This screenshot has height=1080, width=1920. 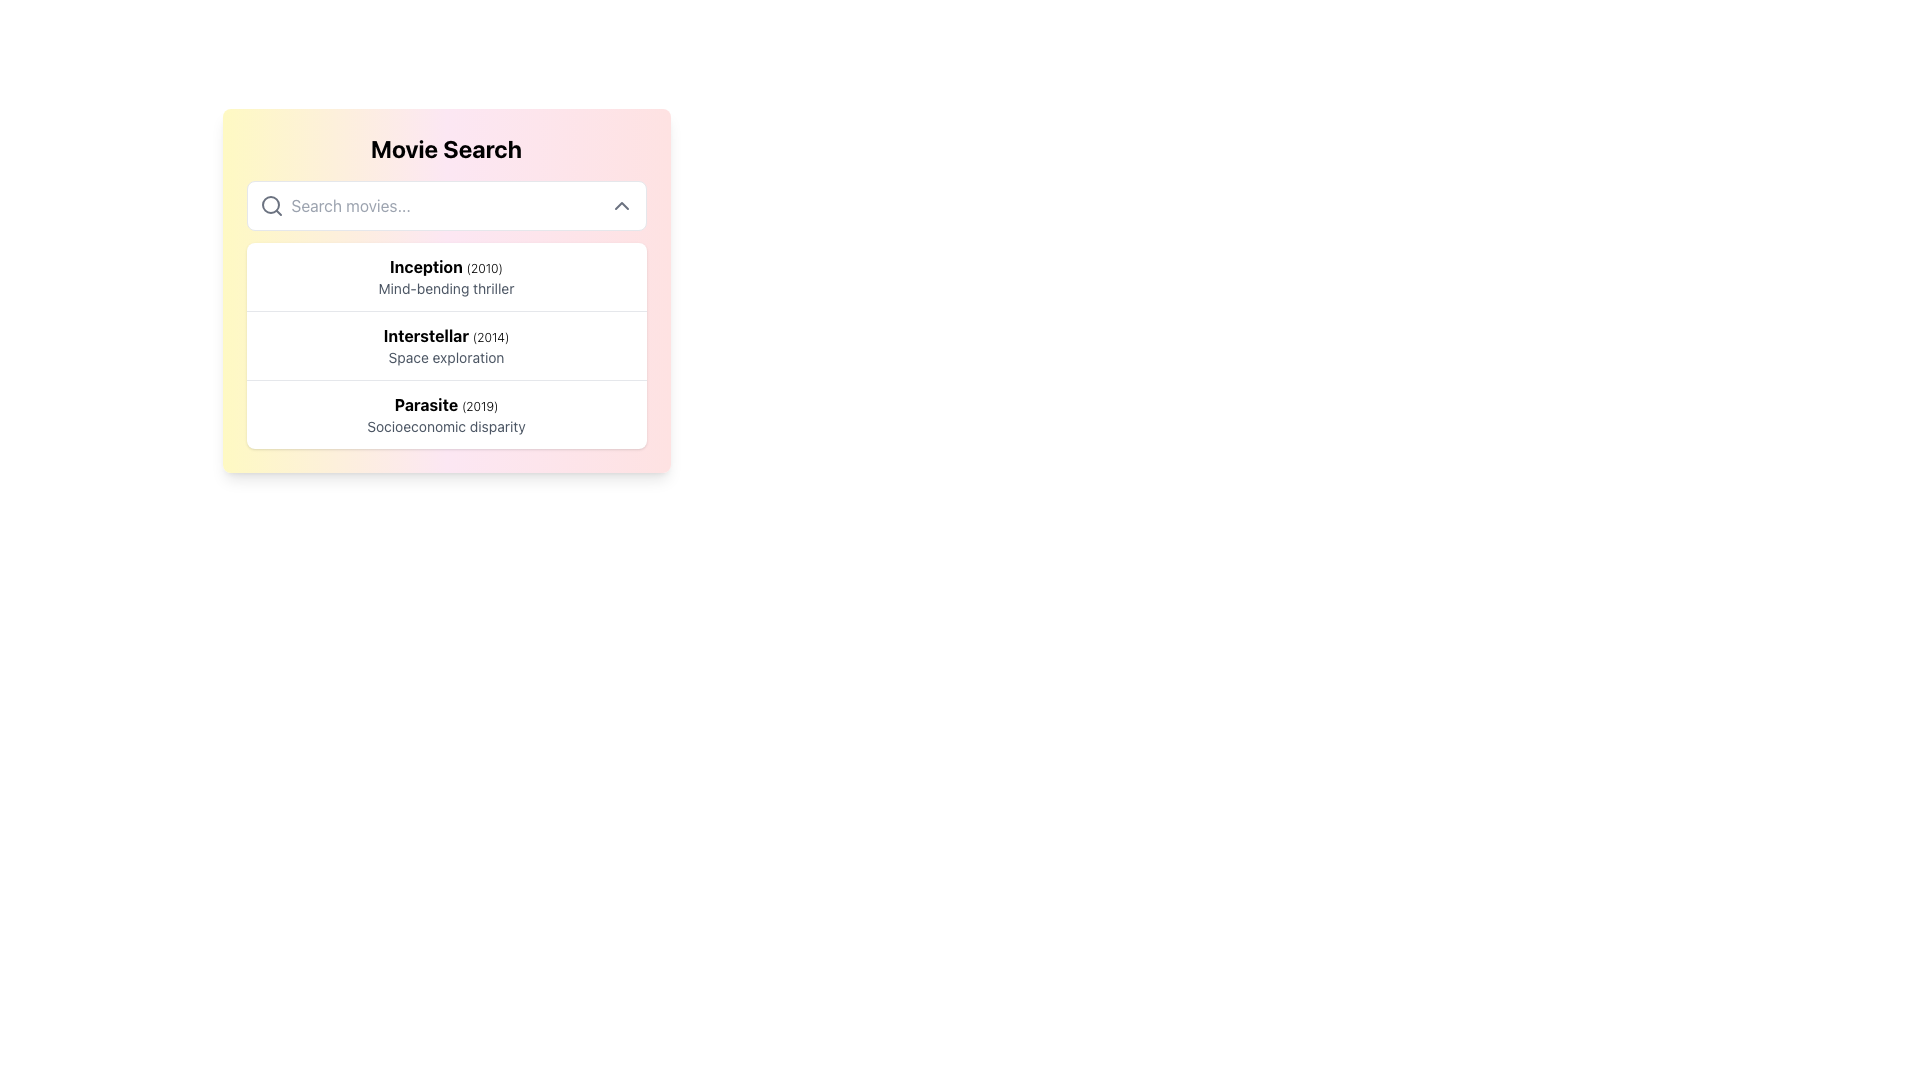 I want to click on the first descriptive list item displaying the title 'Inception (2010)' and the description 'Mind-bending thriller' within the 'Movie Search' section, so click(x=445, y=277).